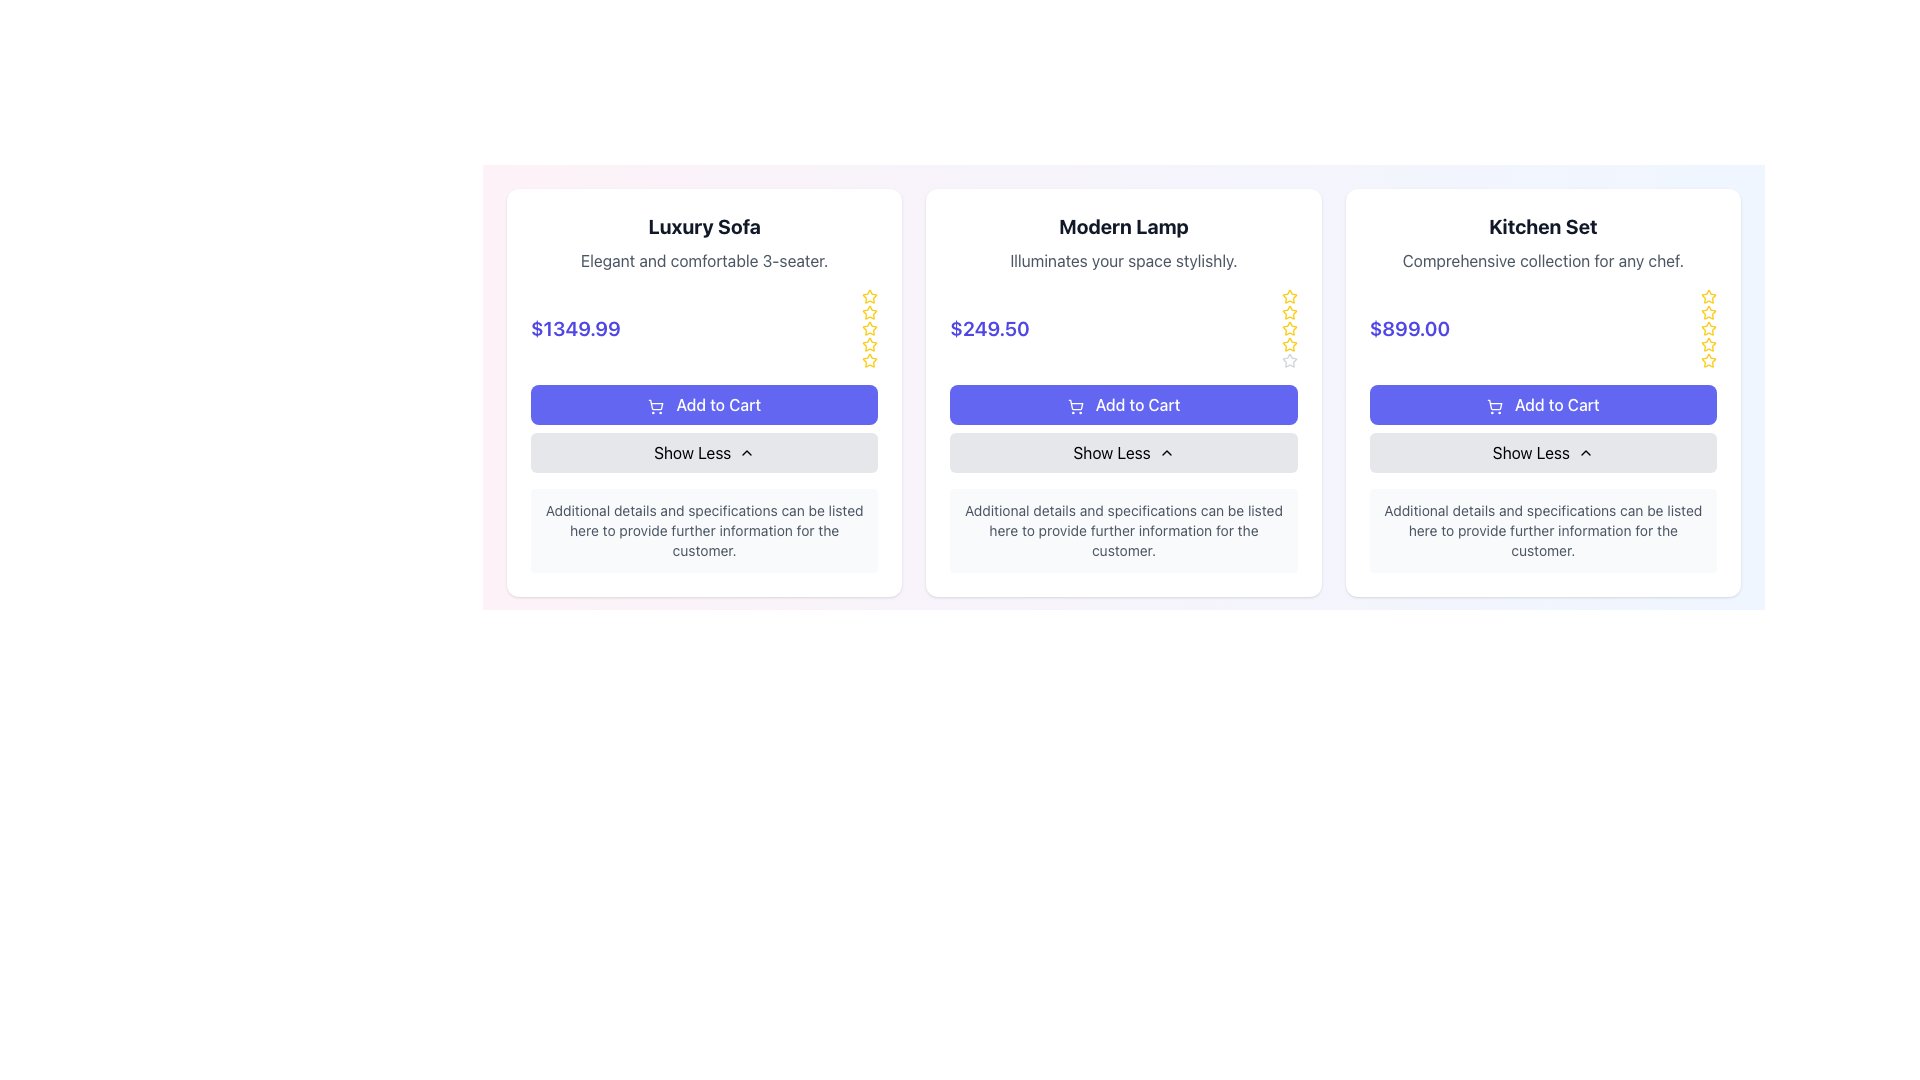 The image size is (1920, 1080). What do you see at coordinates (1289, 312) in the screenshot?
I see `the third star icon in the rating section under the product titled 'Modern Lamp', which is filled with yellow and located in the second product card` at bounding box center [1289, 312].